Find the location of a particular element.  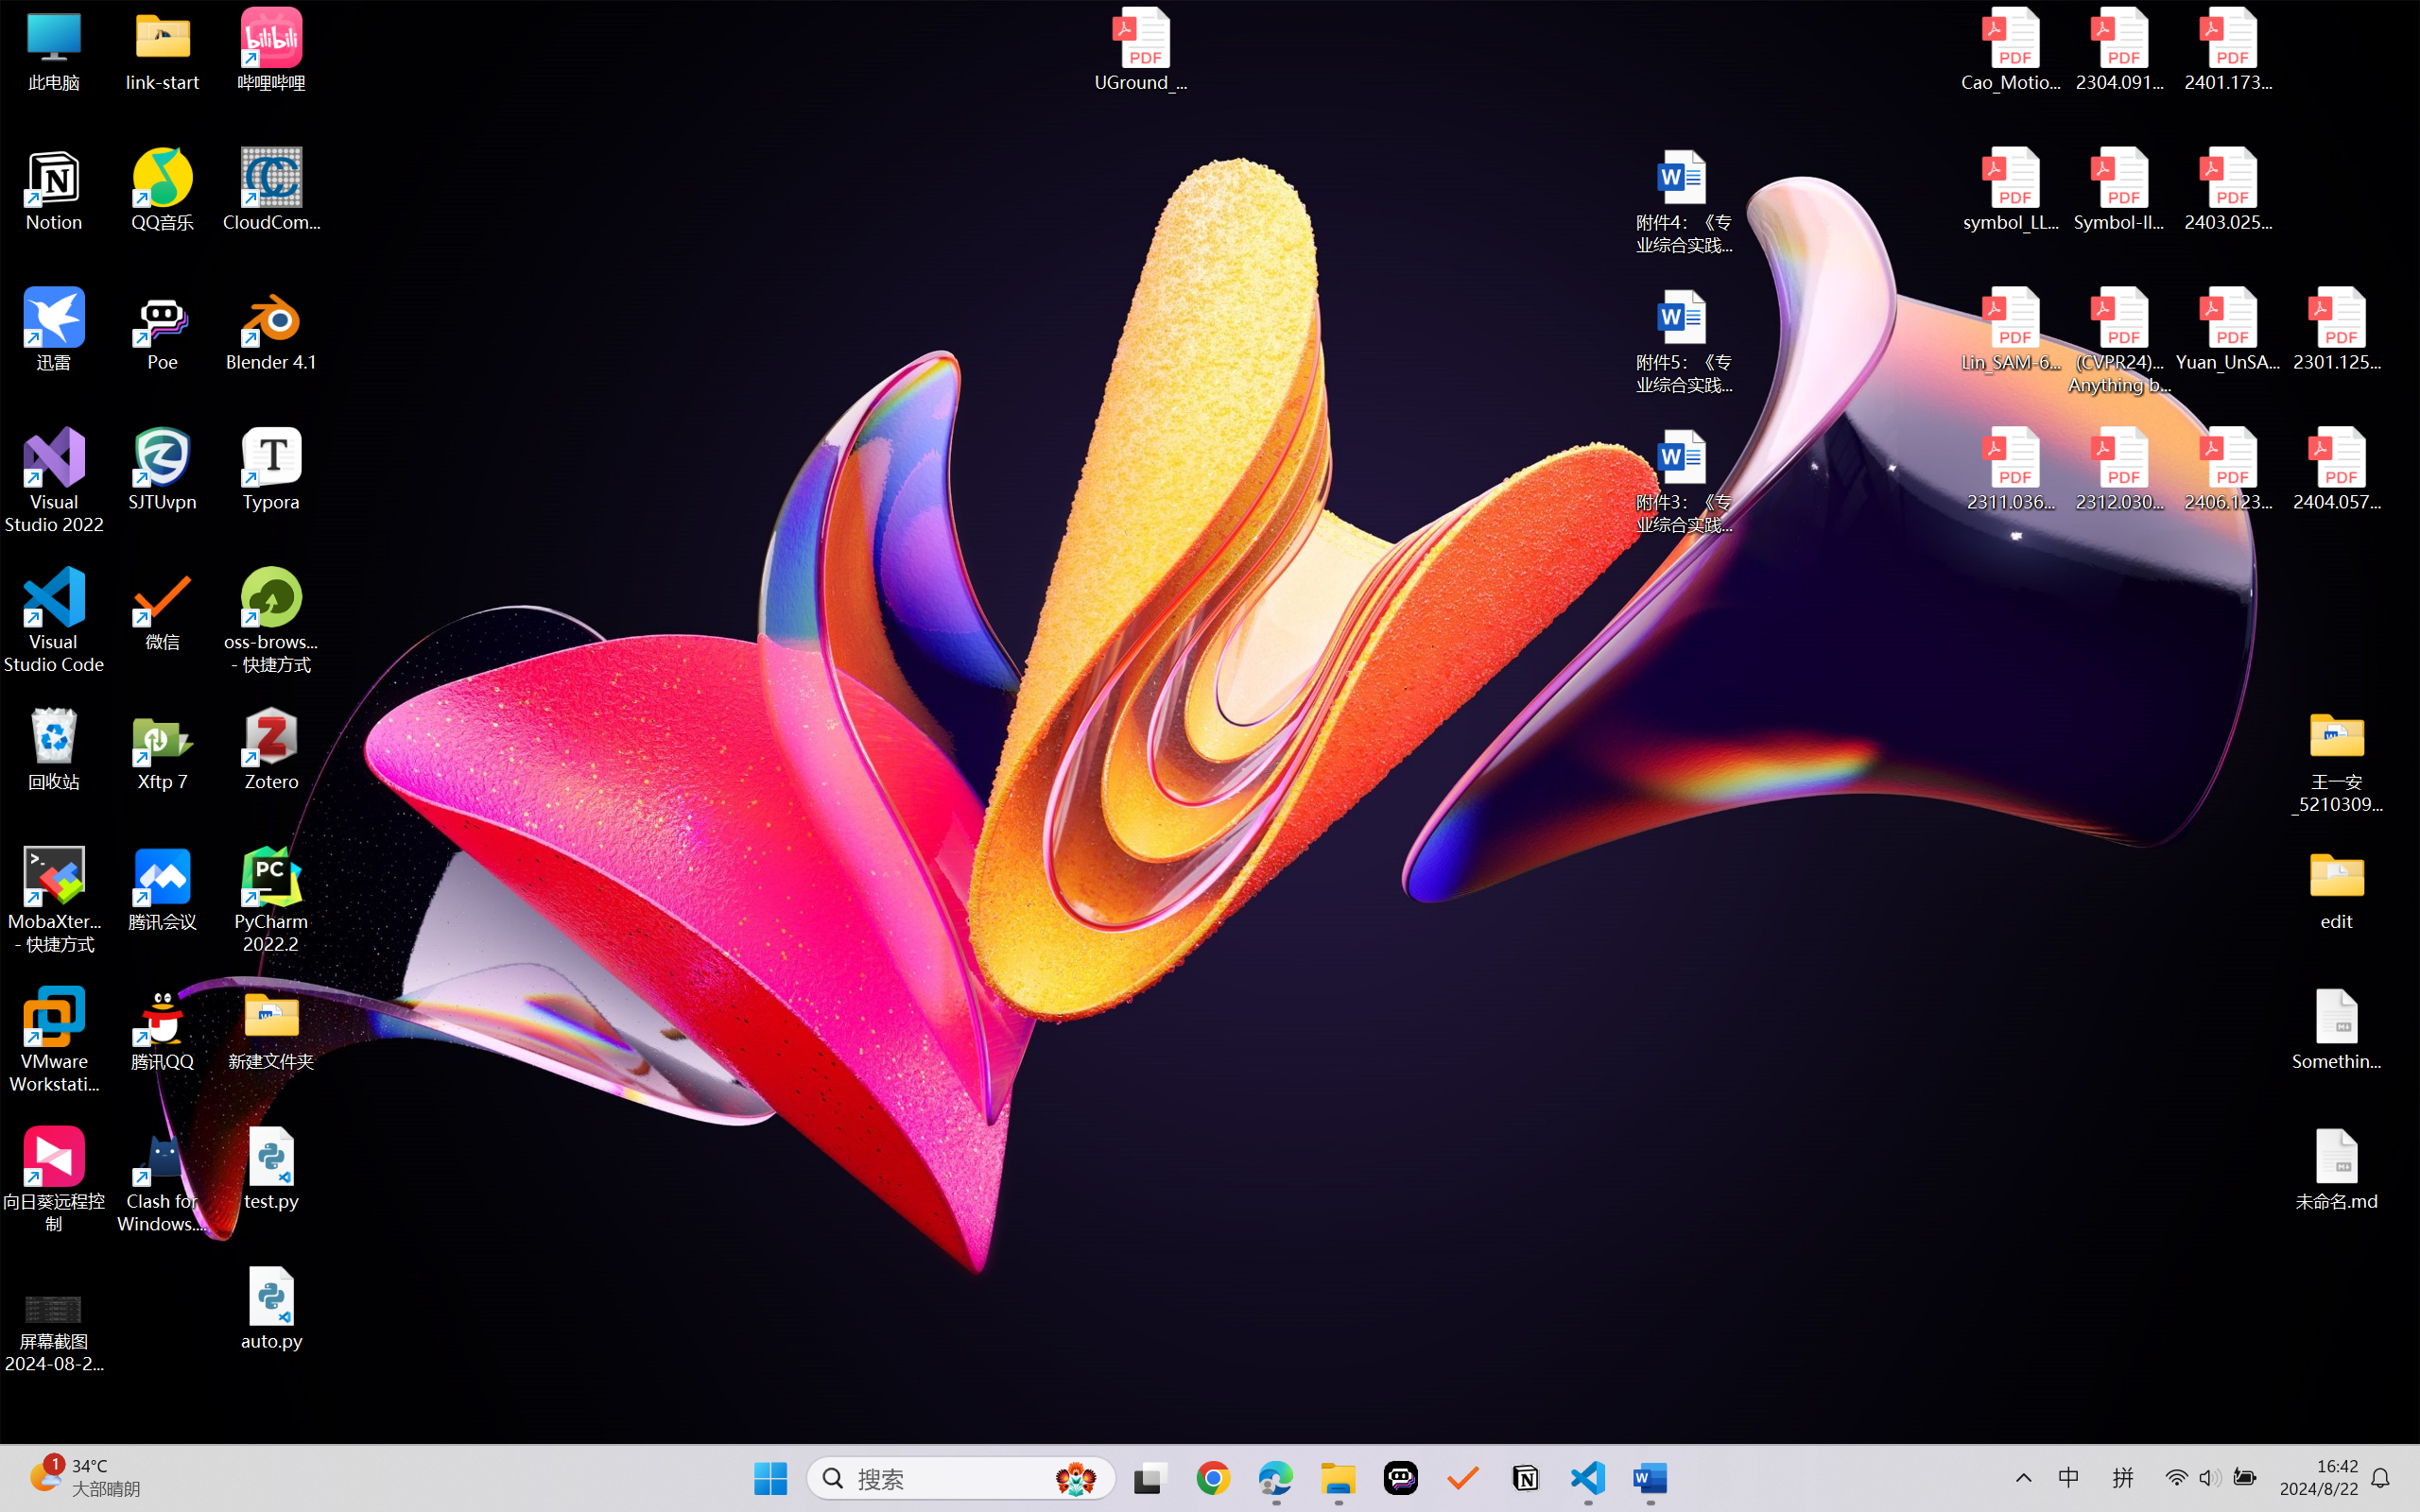

'test.py' is located at coordinates (271, 1167).